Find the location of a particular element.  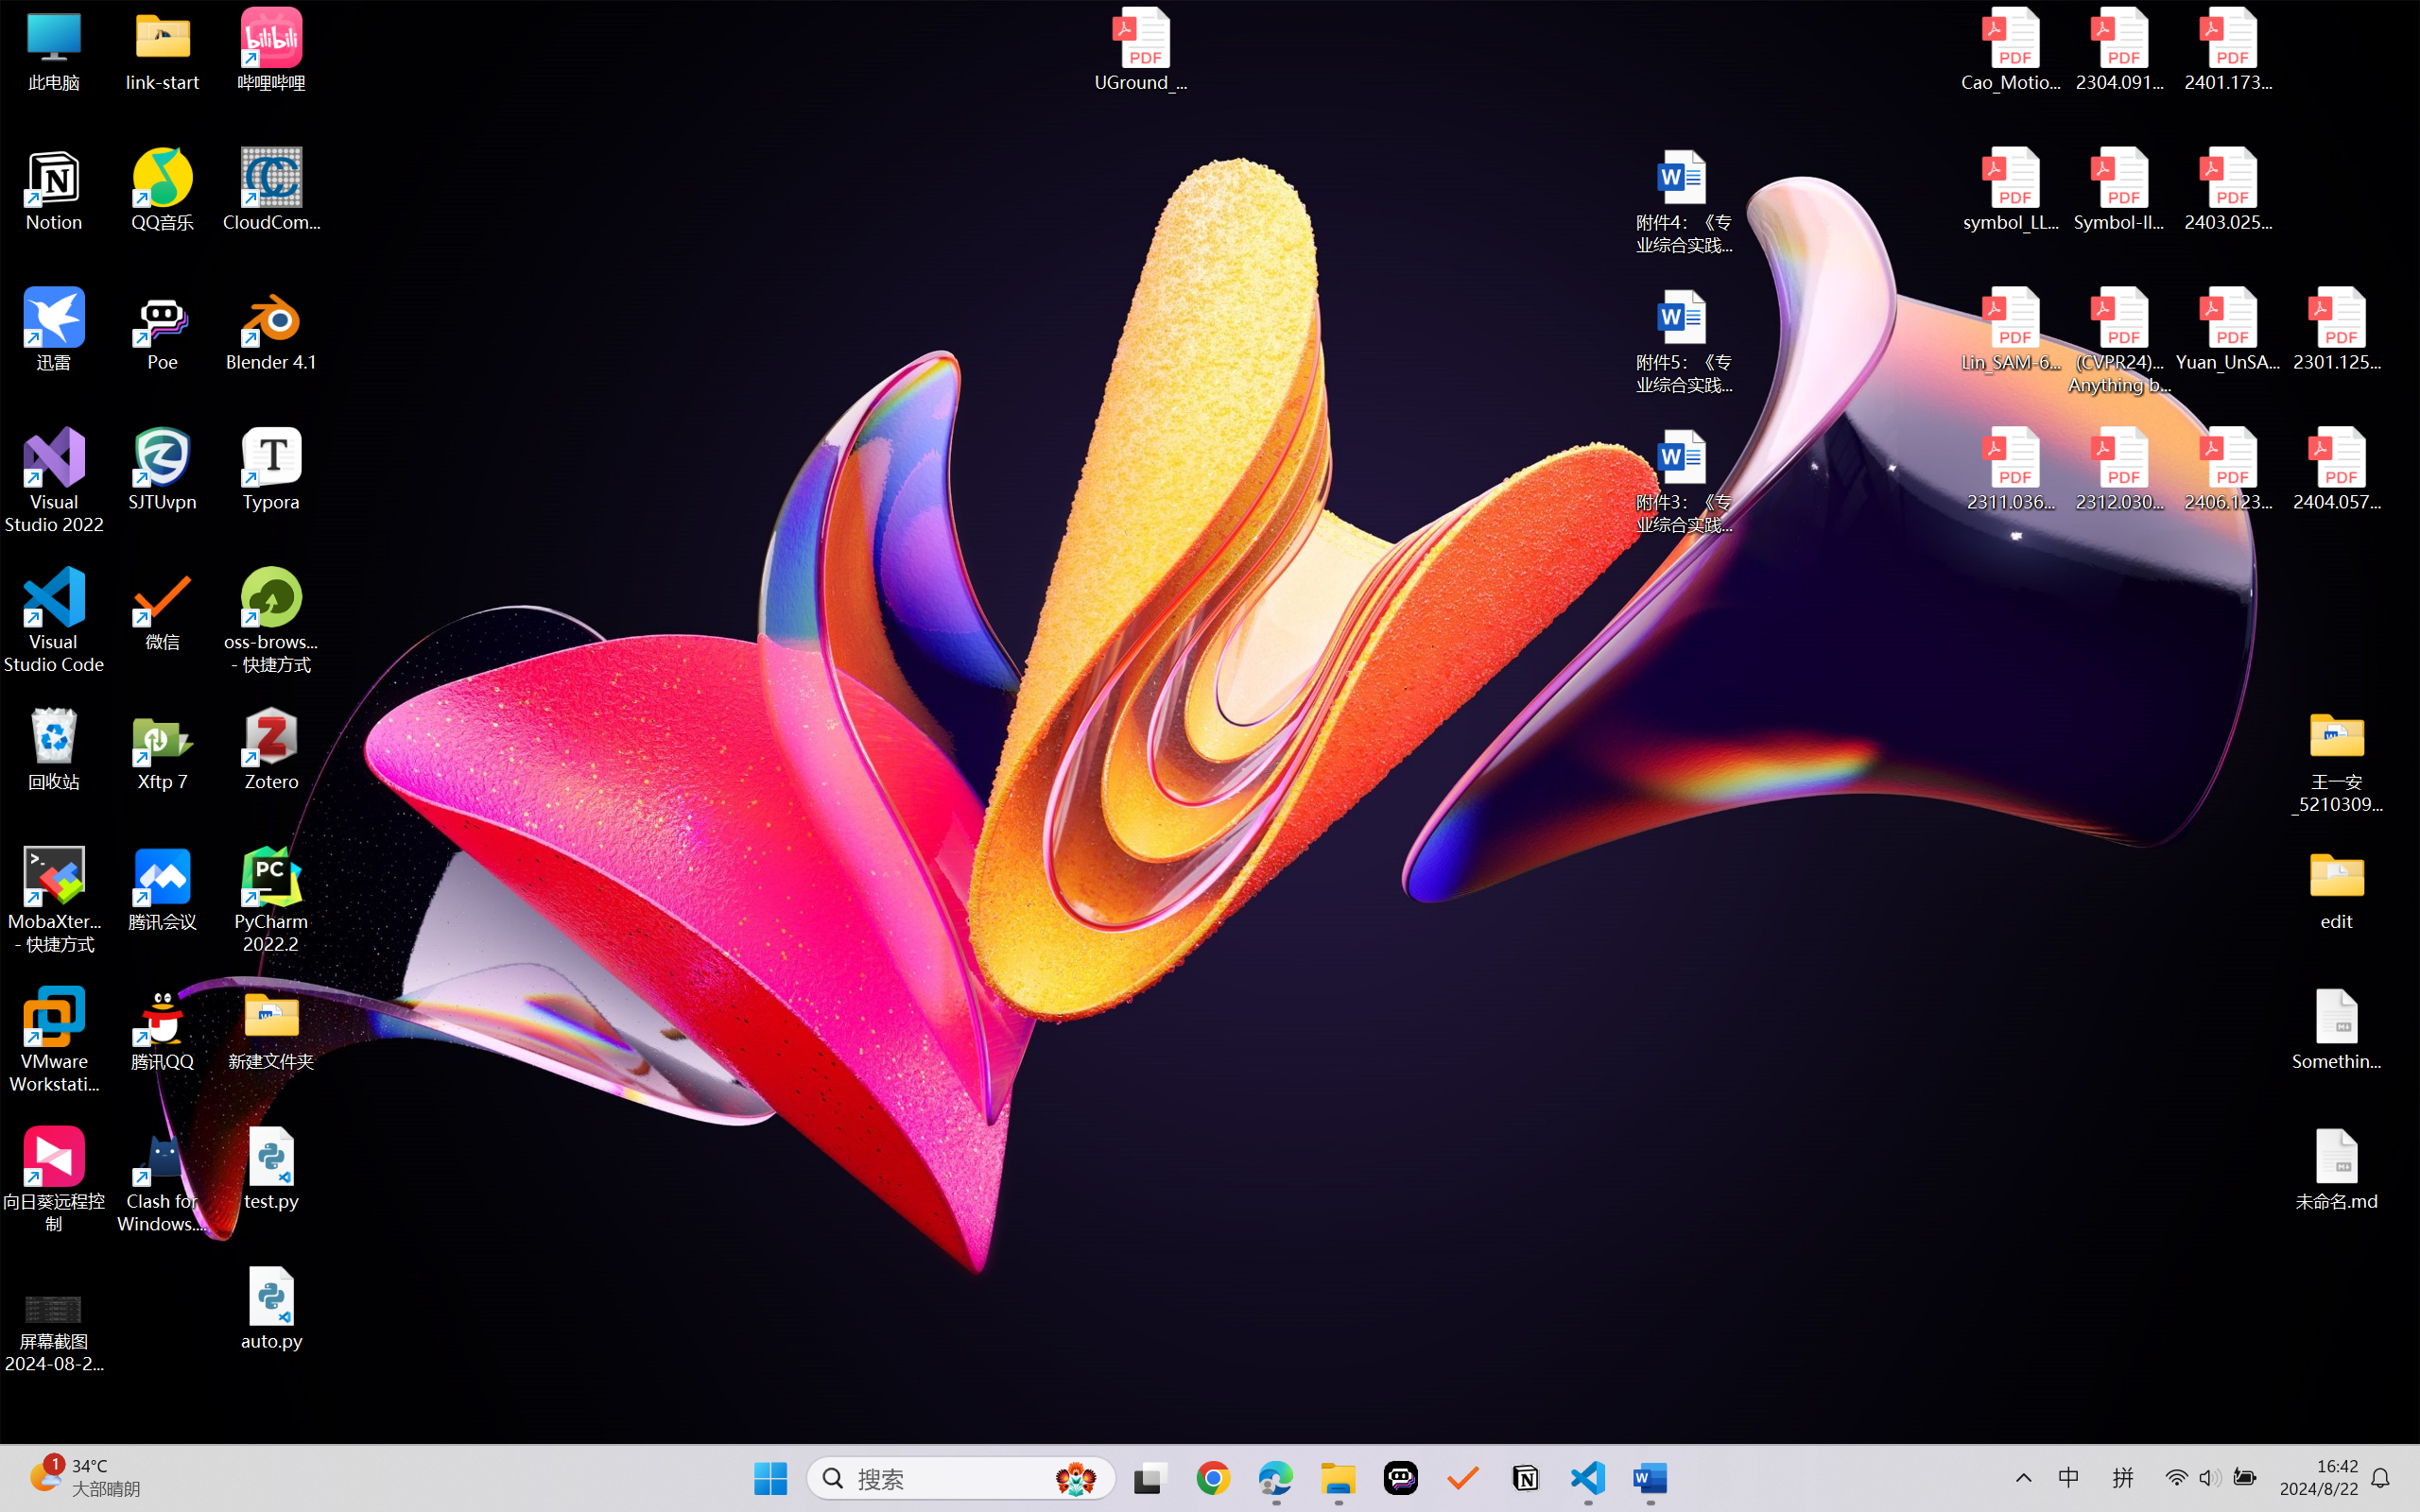

'test.py' is located at coordinates (271, 1167).